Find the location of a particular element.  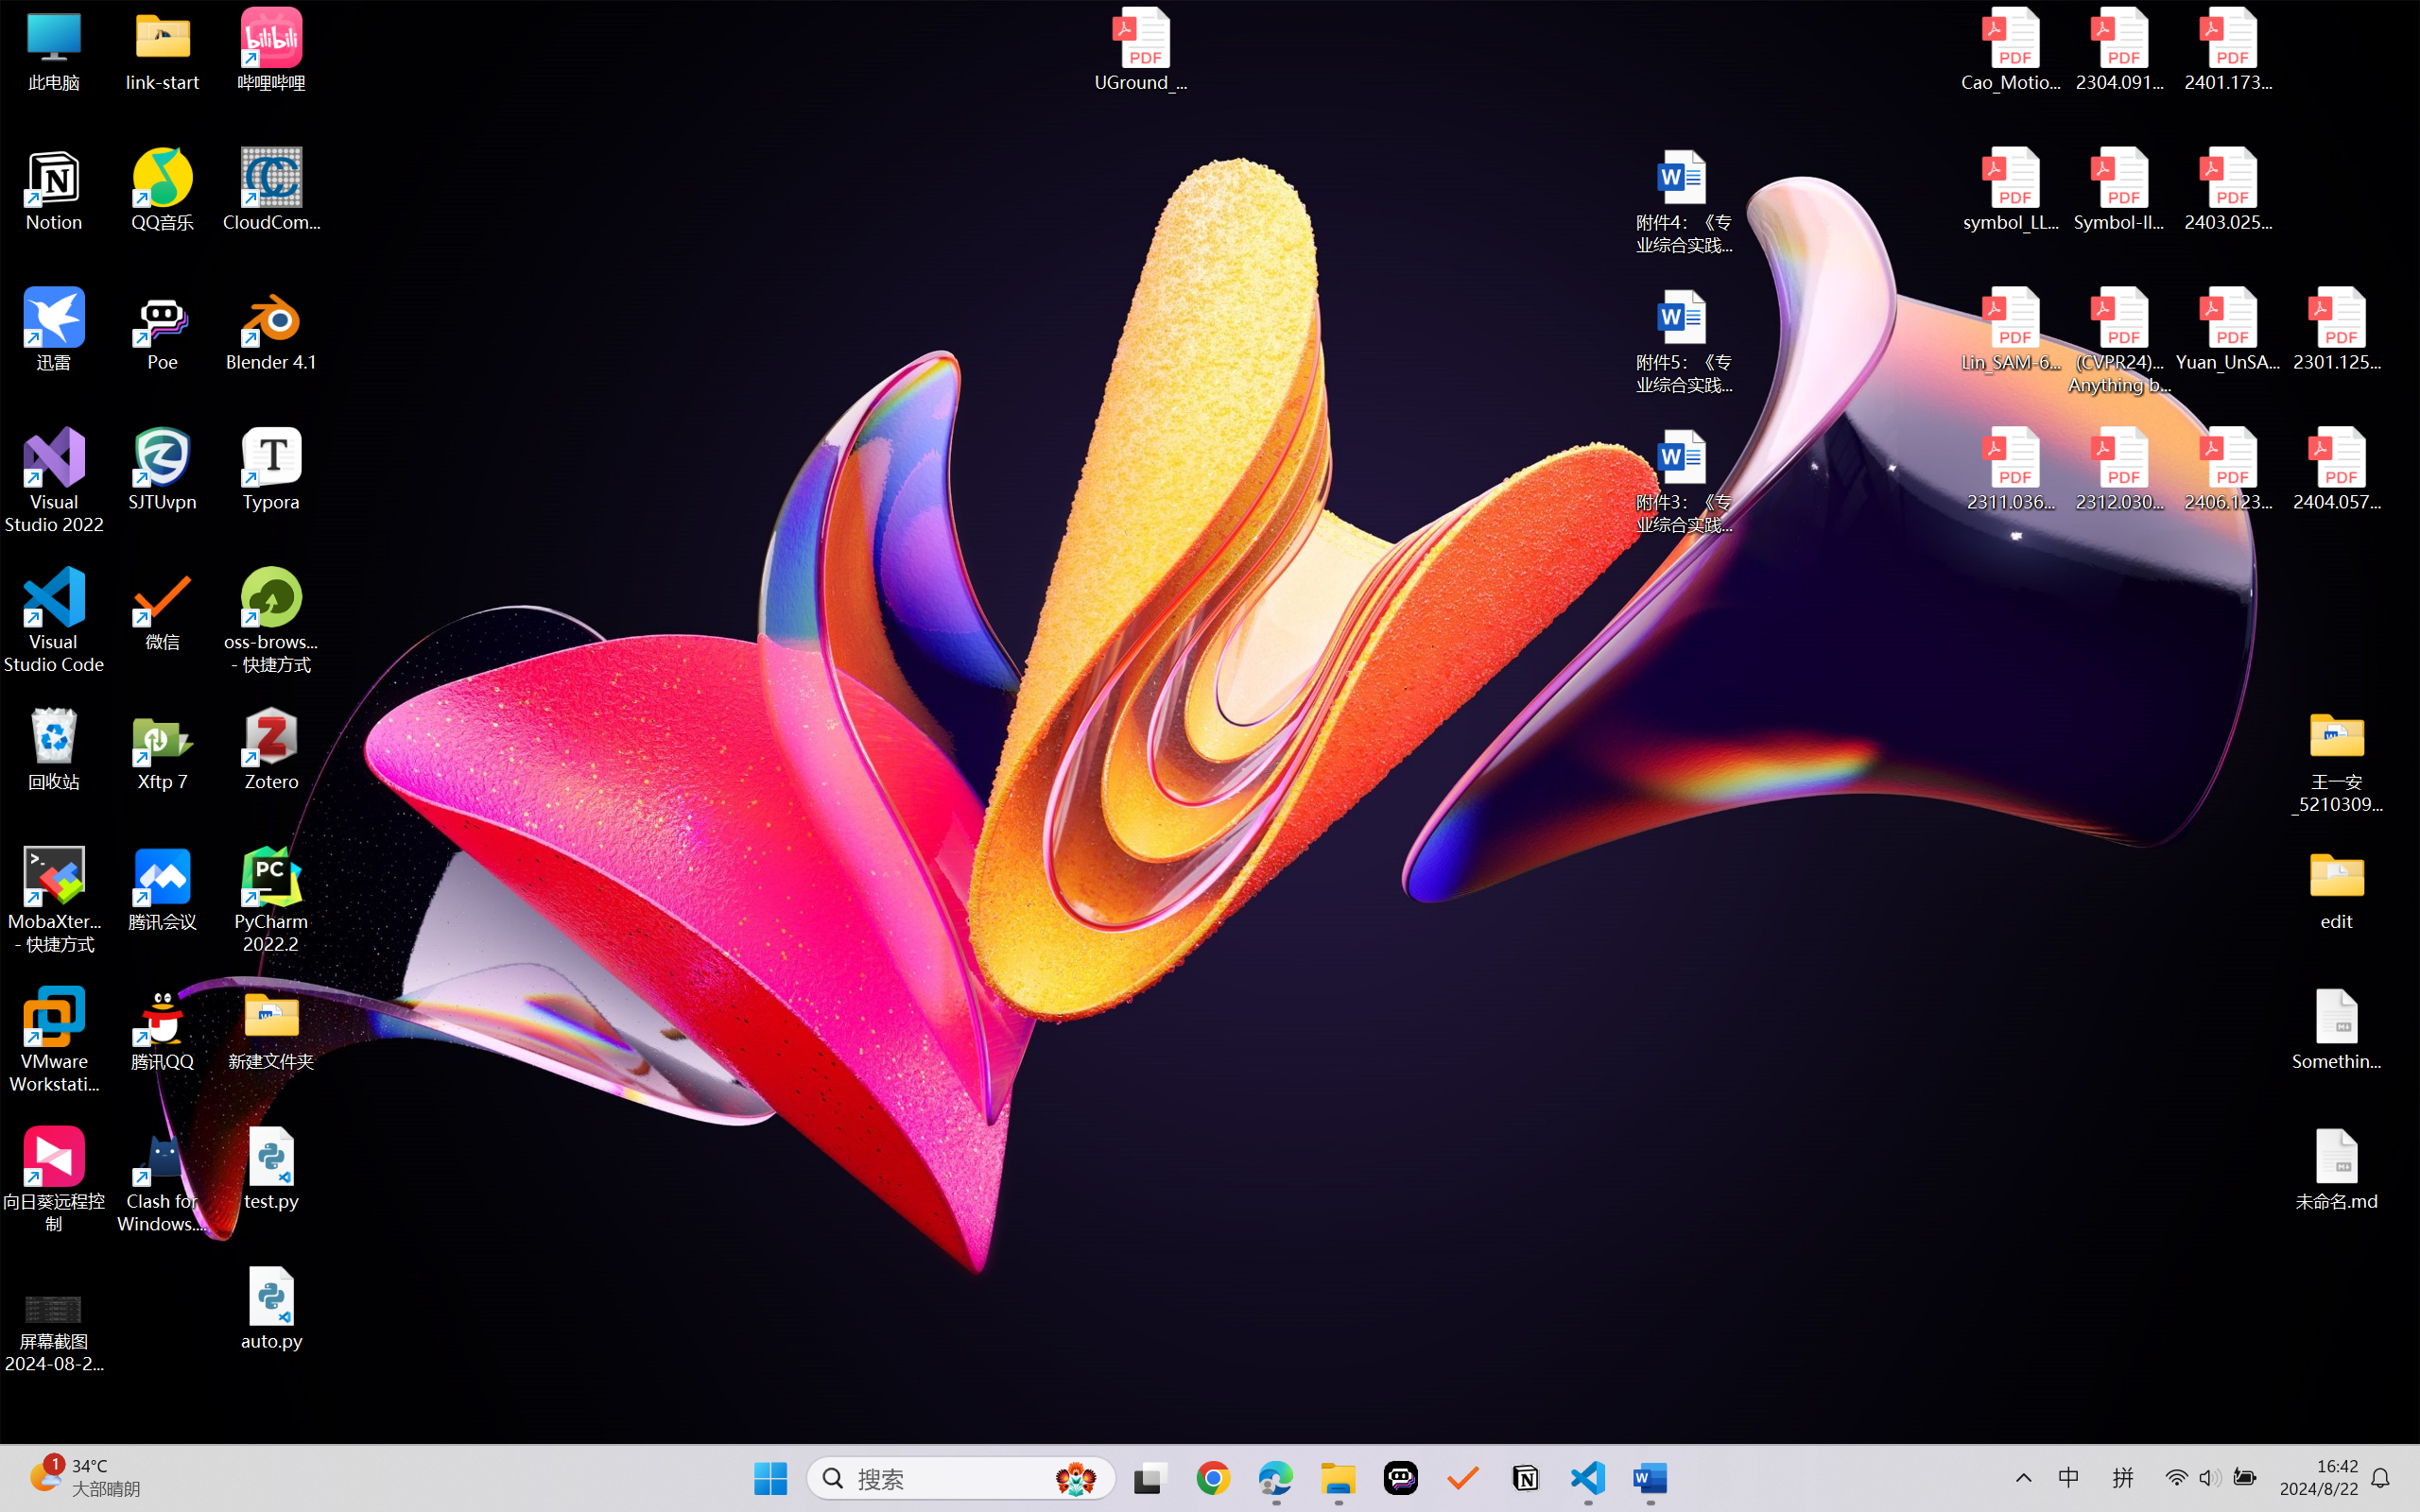

'test.py' is located at coordinates (271, 1167).